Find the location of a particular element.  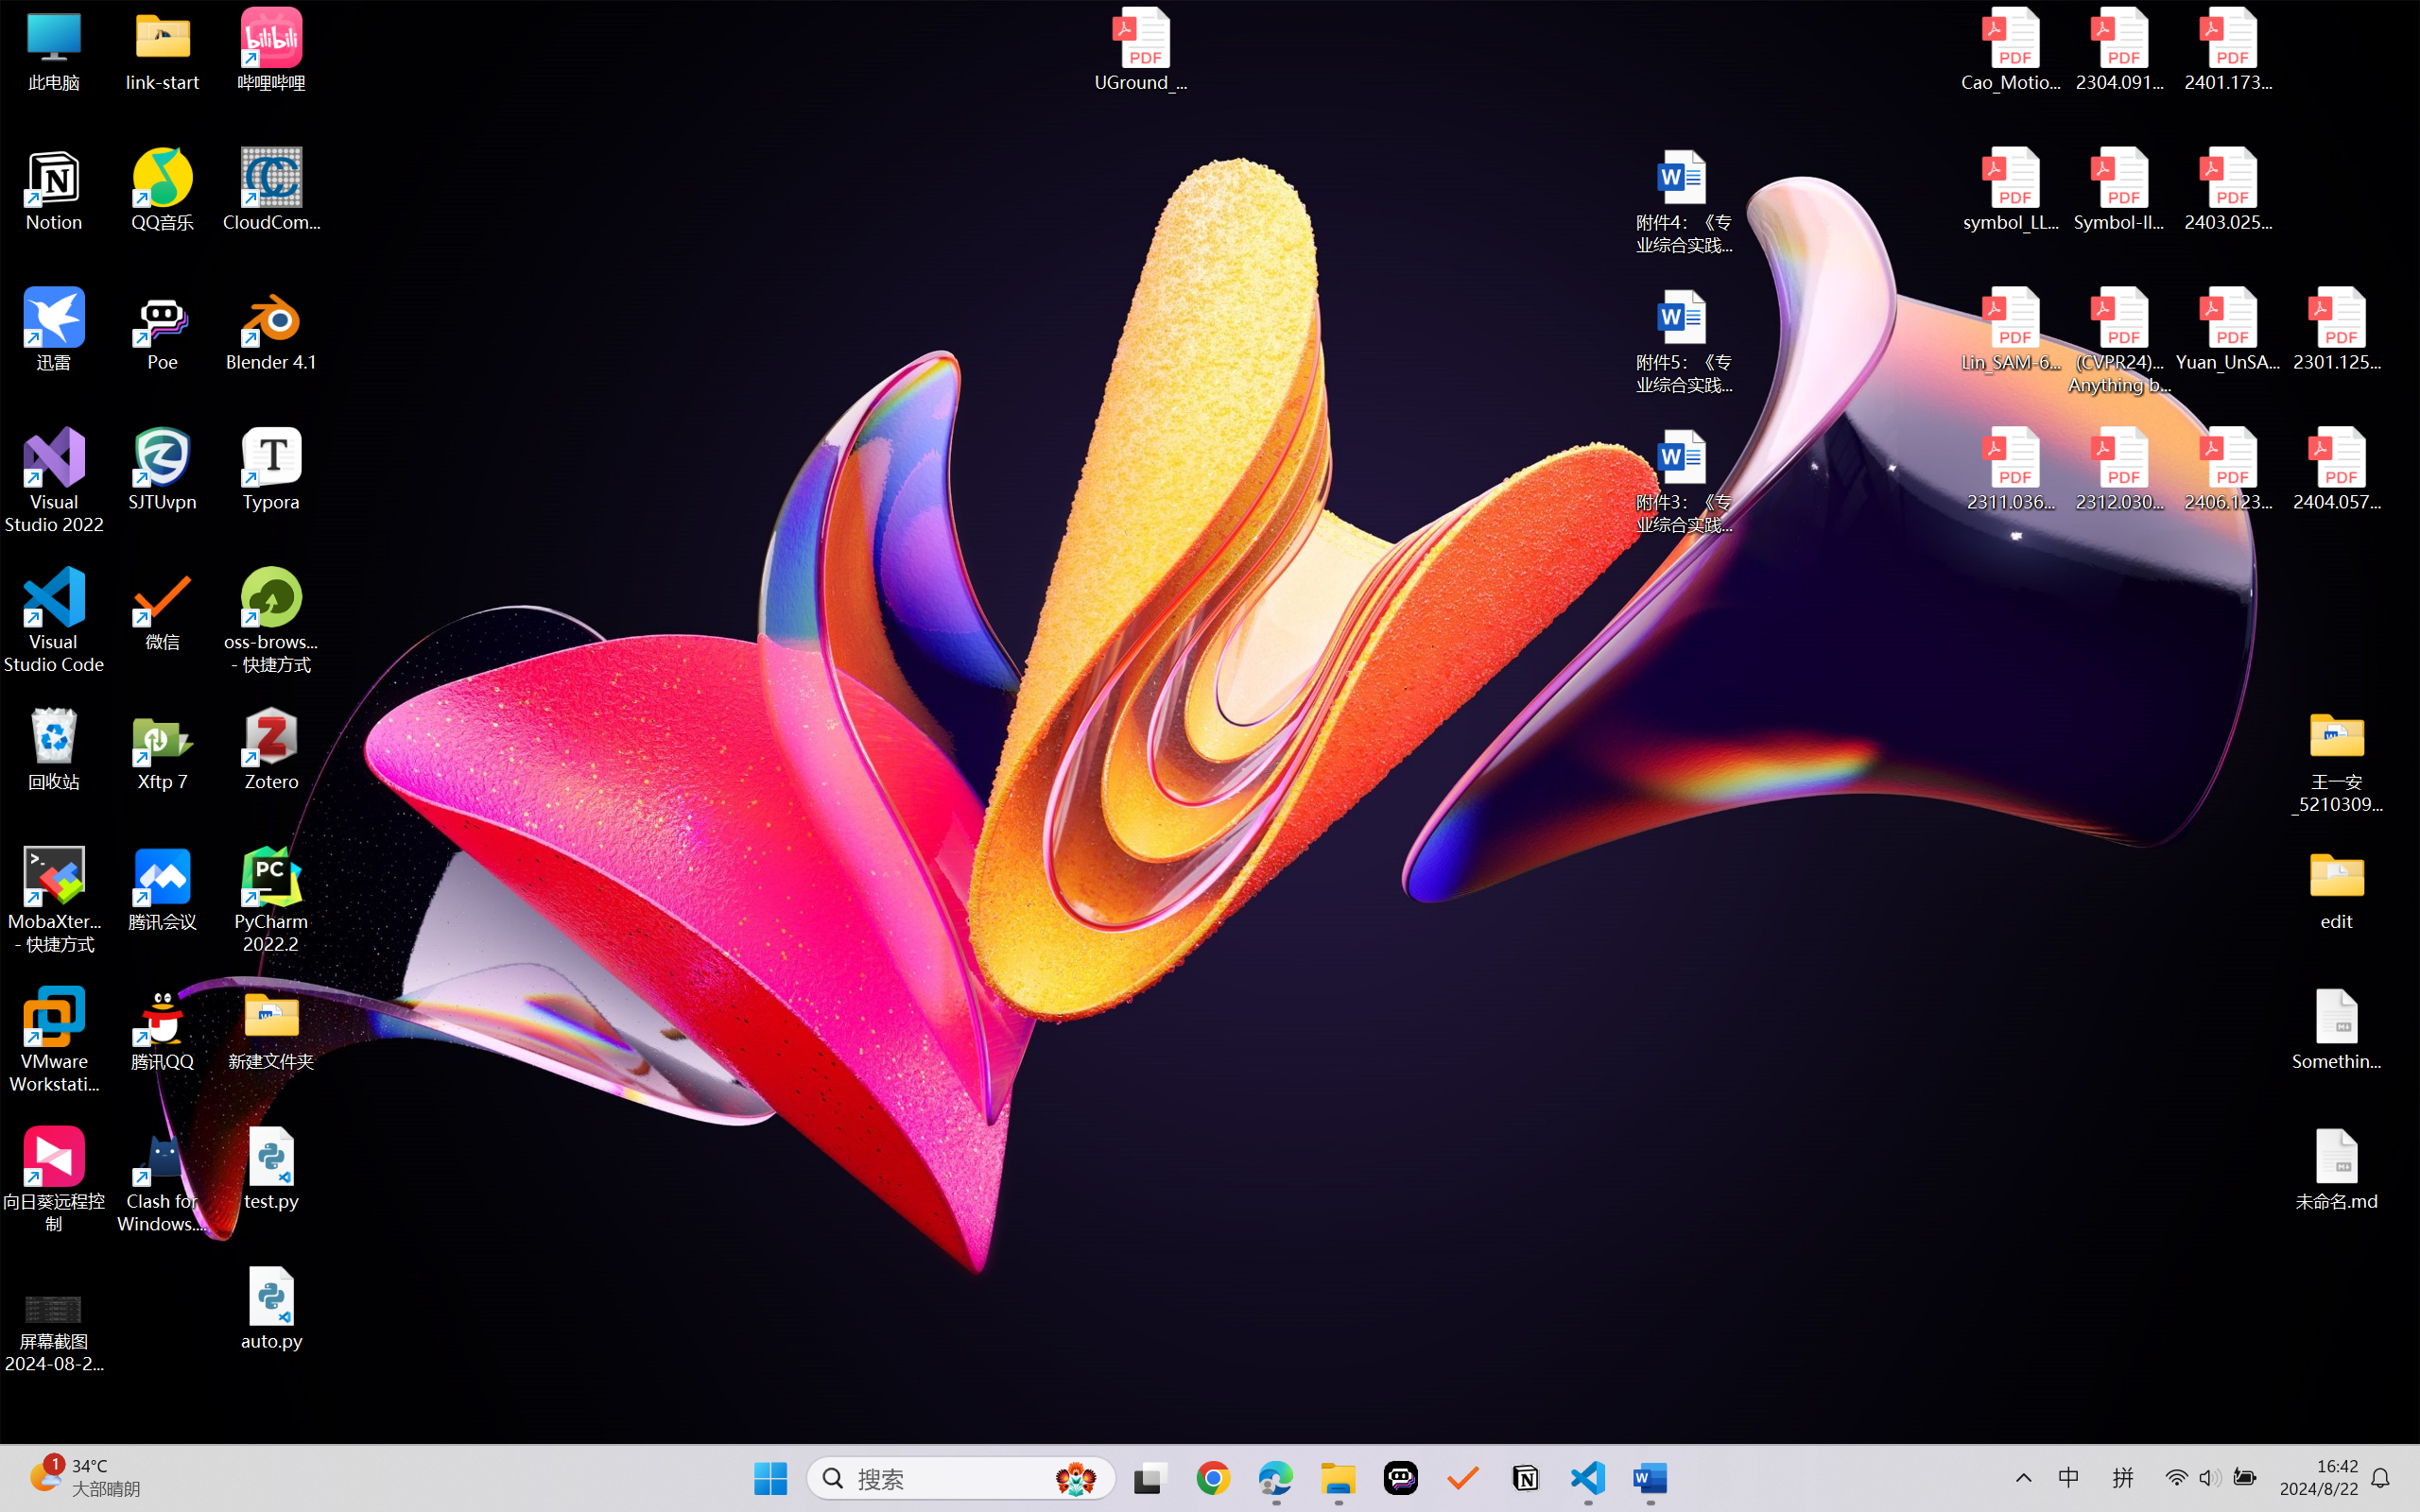

'test.py' is located at coordinates (271, 1167).